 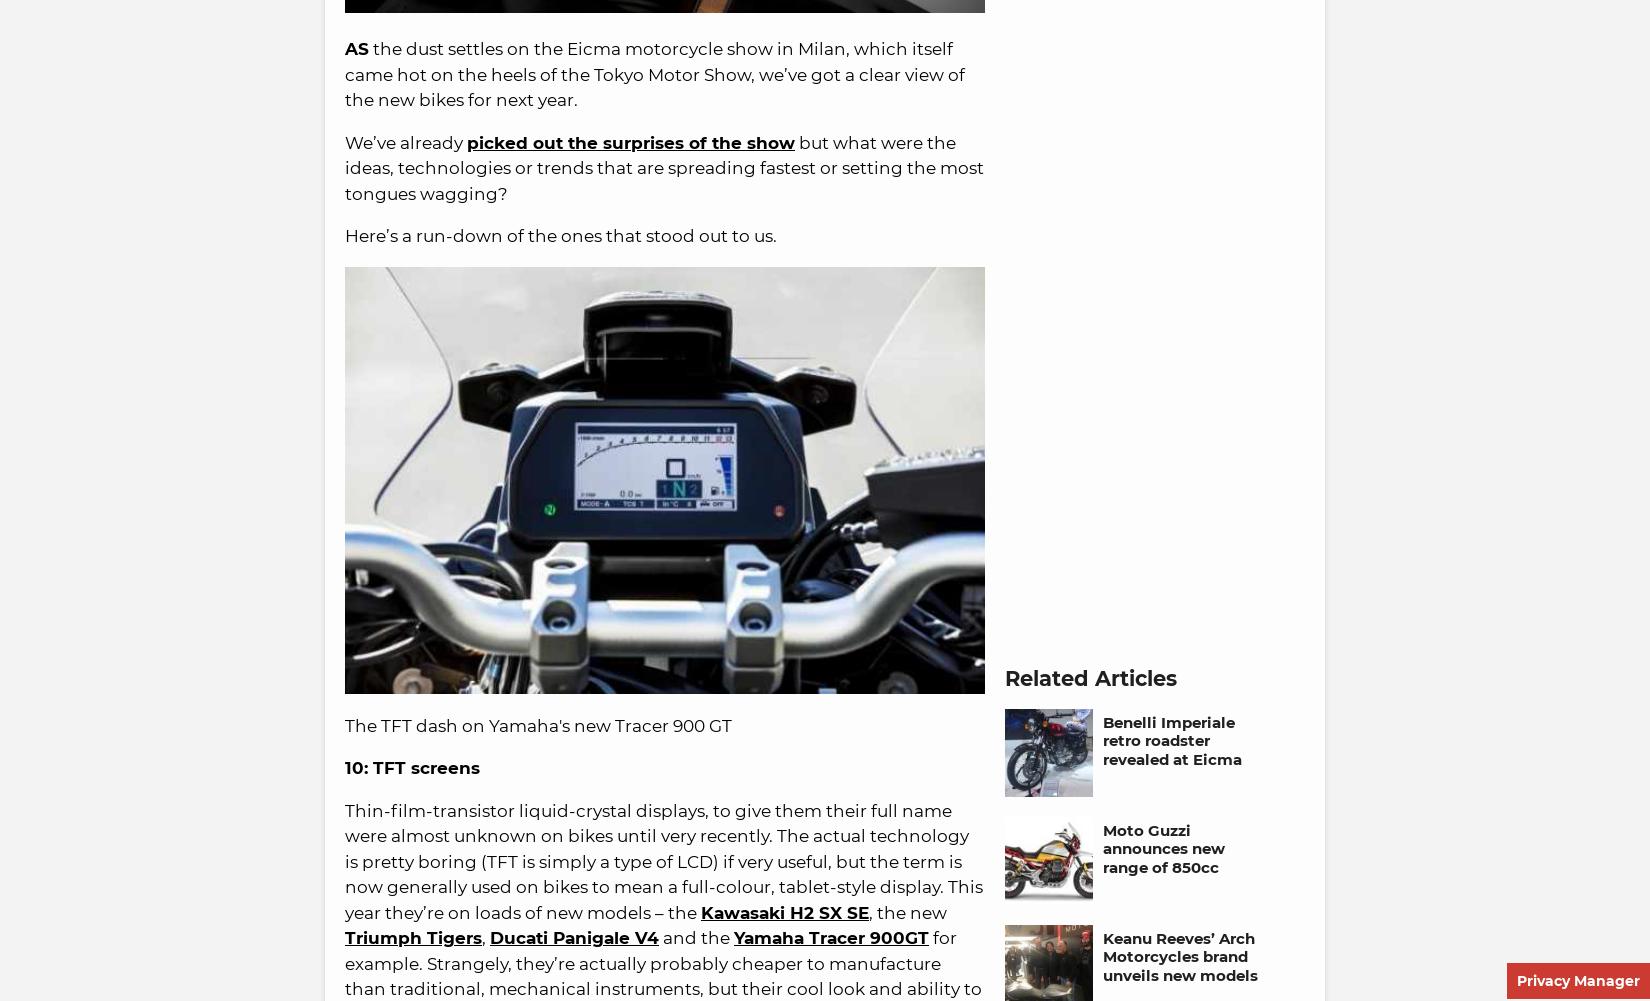 I want to click on 'The TFT dash on Yamaha's new Tracer 900 GT', so click(x=537, y=725).